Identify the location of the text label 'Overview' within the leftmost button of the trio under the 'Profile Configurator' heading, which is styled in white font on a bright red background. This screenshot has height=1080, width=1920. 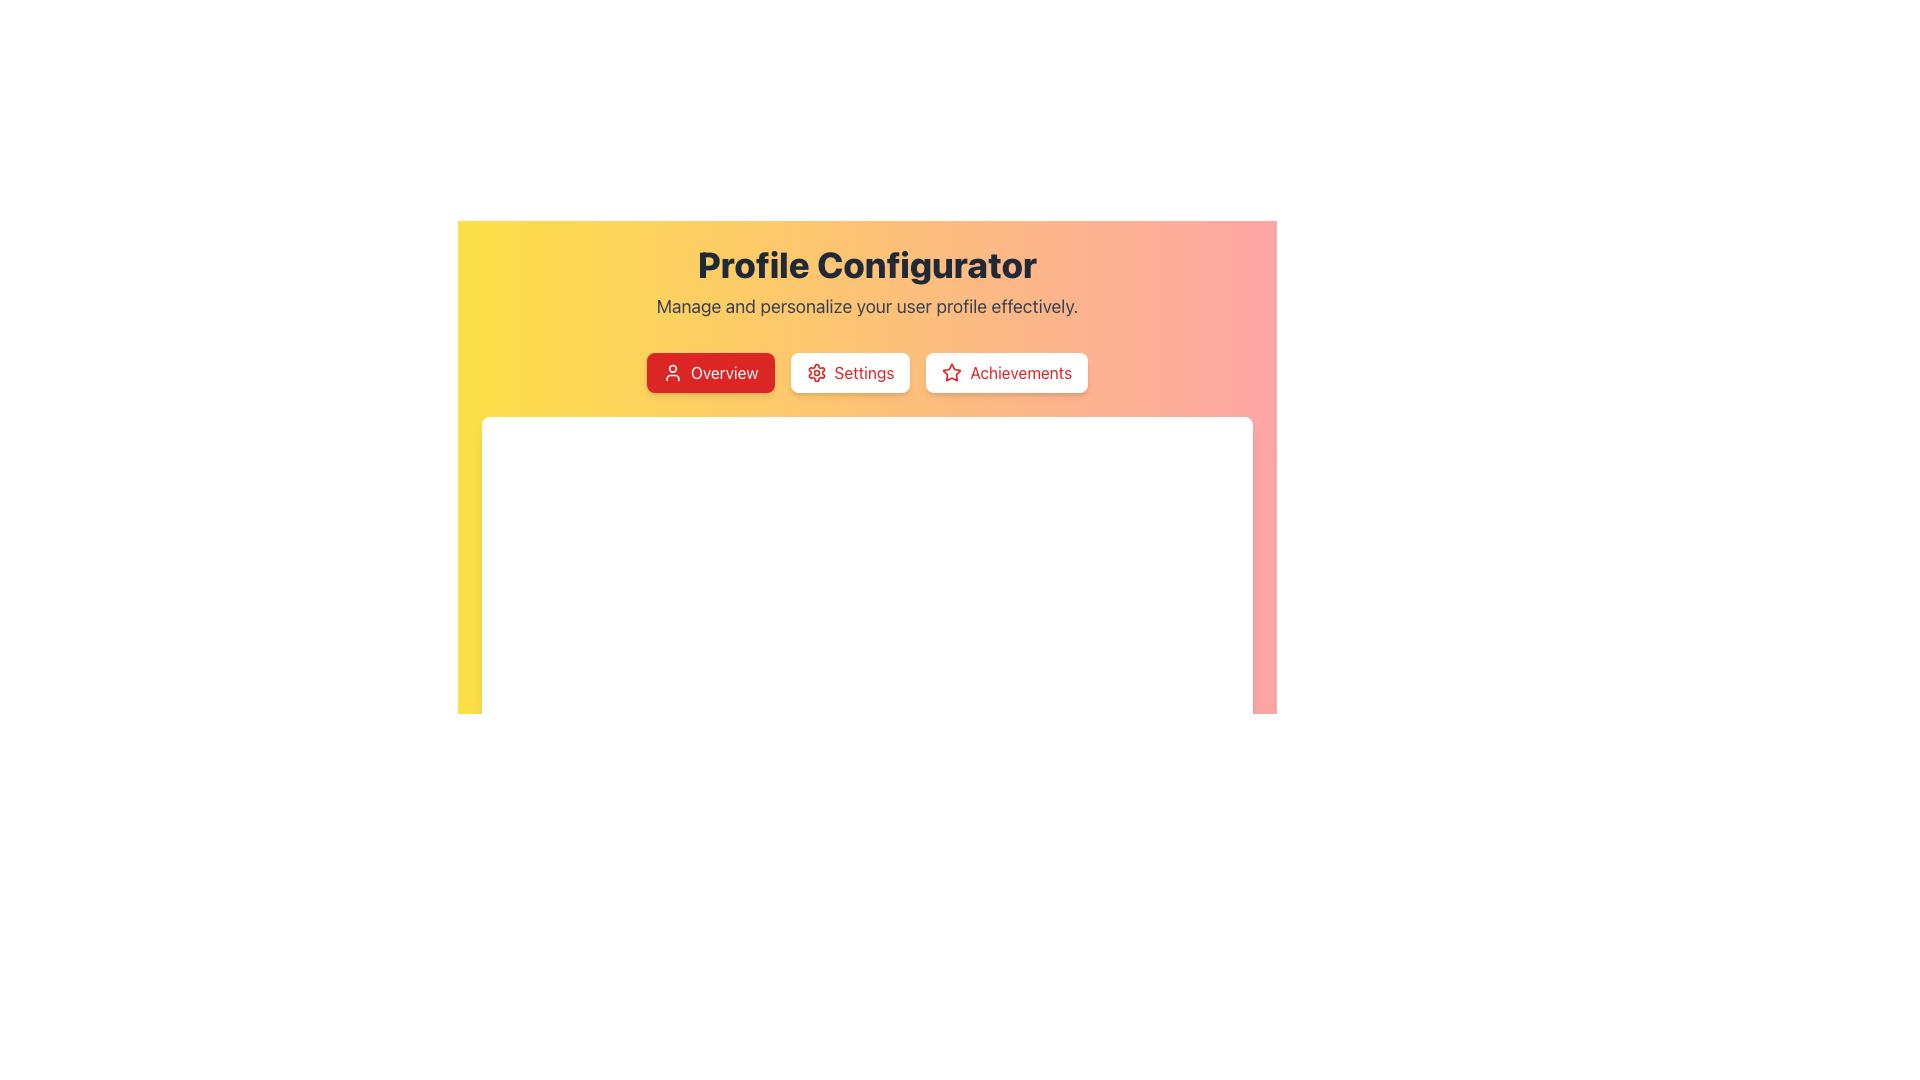
(723, 373).